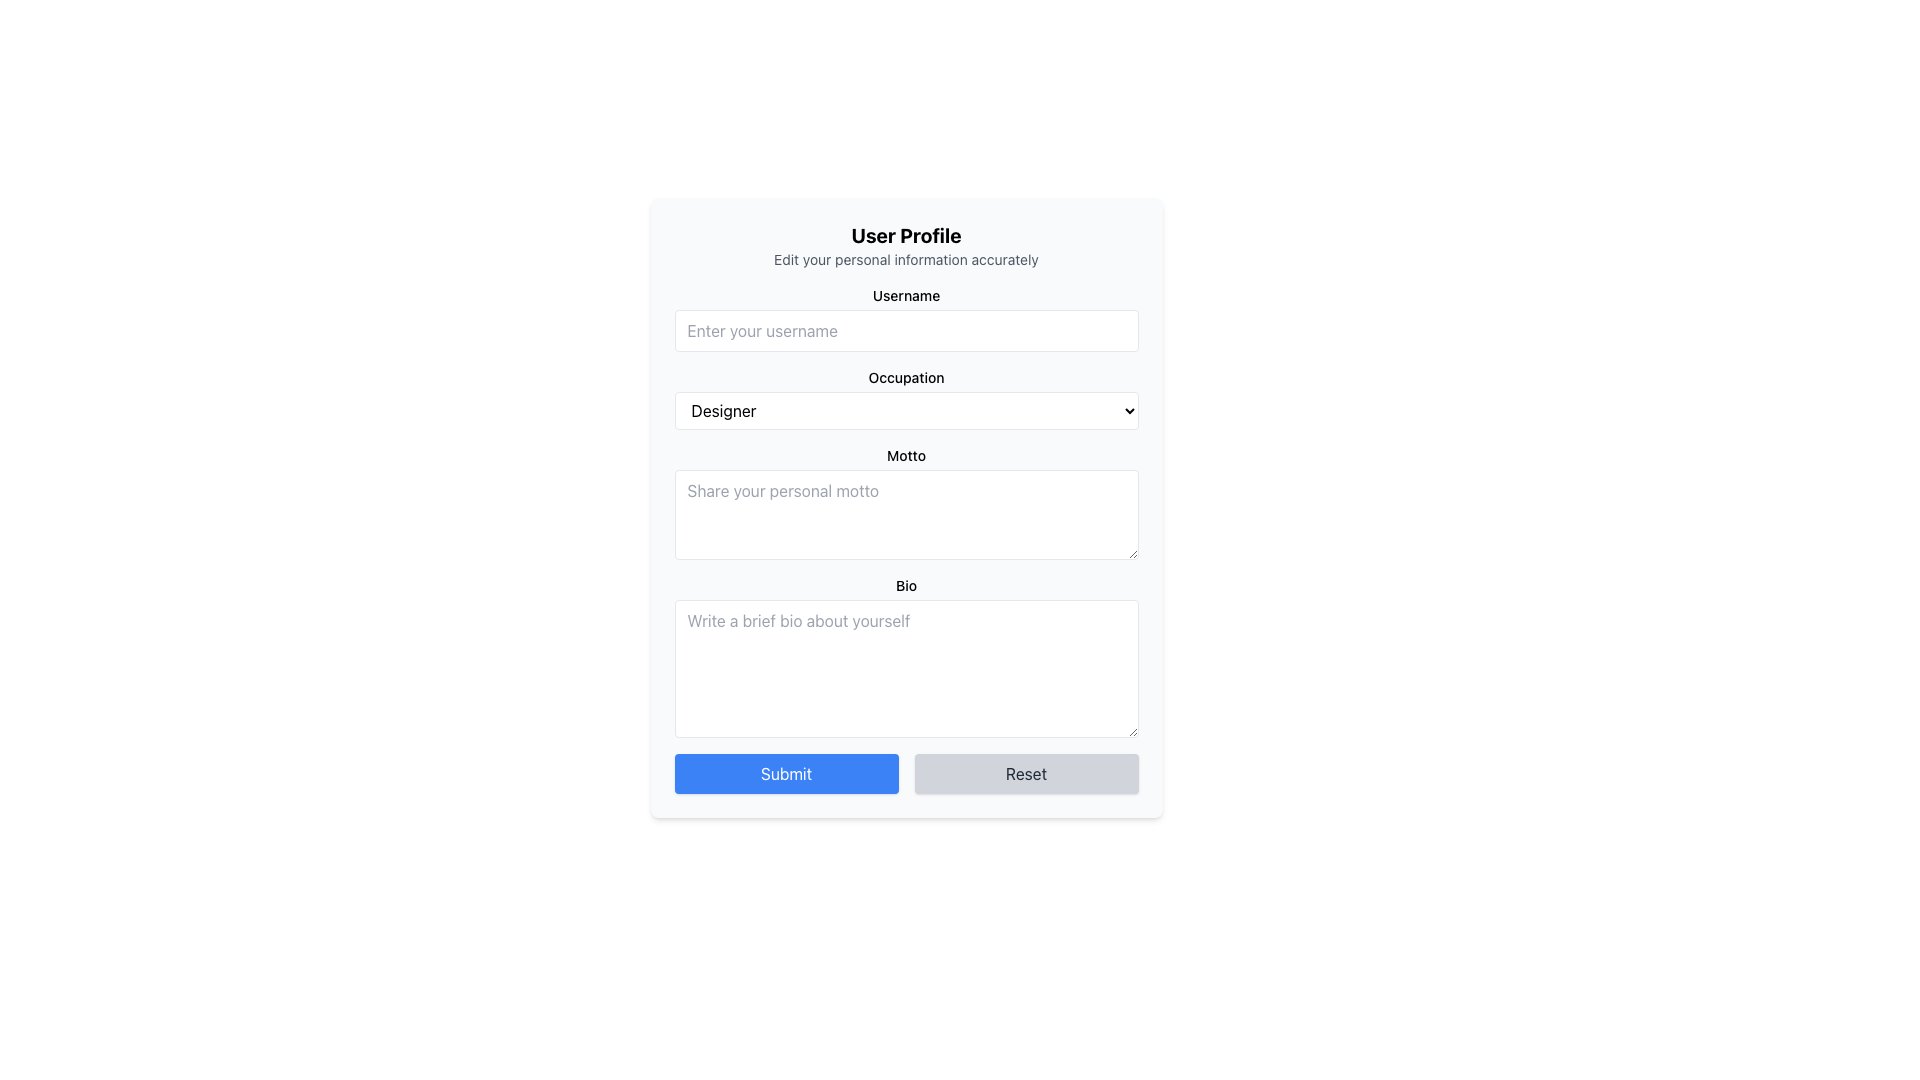 The width and height of the screenshot is (1920, 1080). I want to click on the 'User Profile' text header with subtitle, which consists of a bold first line 'User Profile' and a smaller gray second line 'Edit your personal information accurately'. This element is located at the top of the form section within the modal dialogue, so click(905, 245).